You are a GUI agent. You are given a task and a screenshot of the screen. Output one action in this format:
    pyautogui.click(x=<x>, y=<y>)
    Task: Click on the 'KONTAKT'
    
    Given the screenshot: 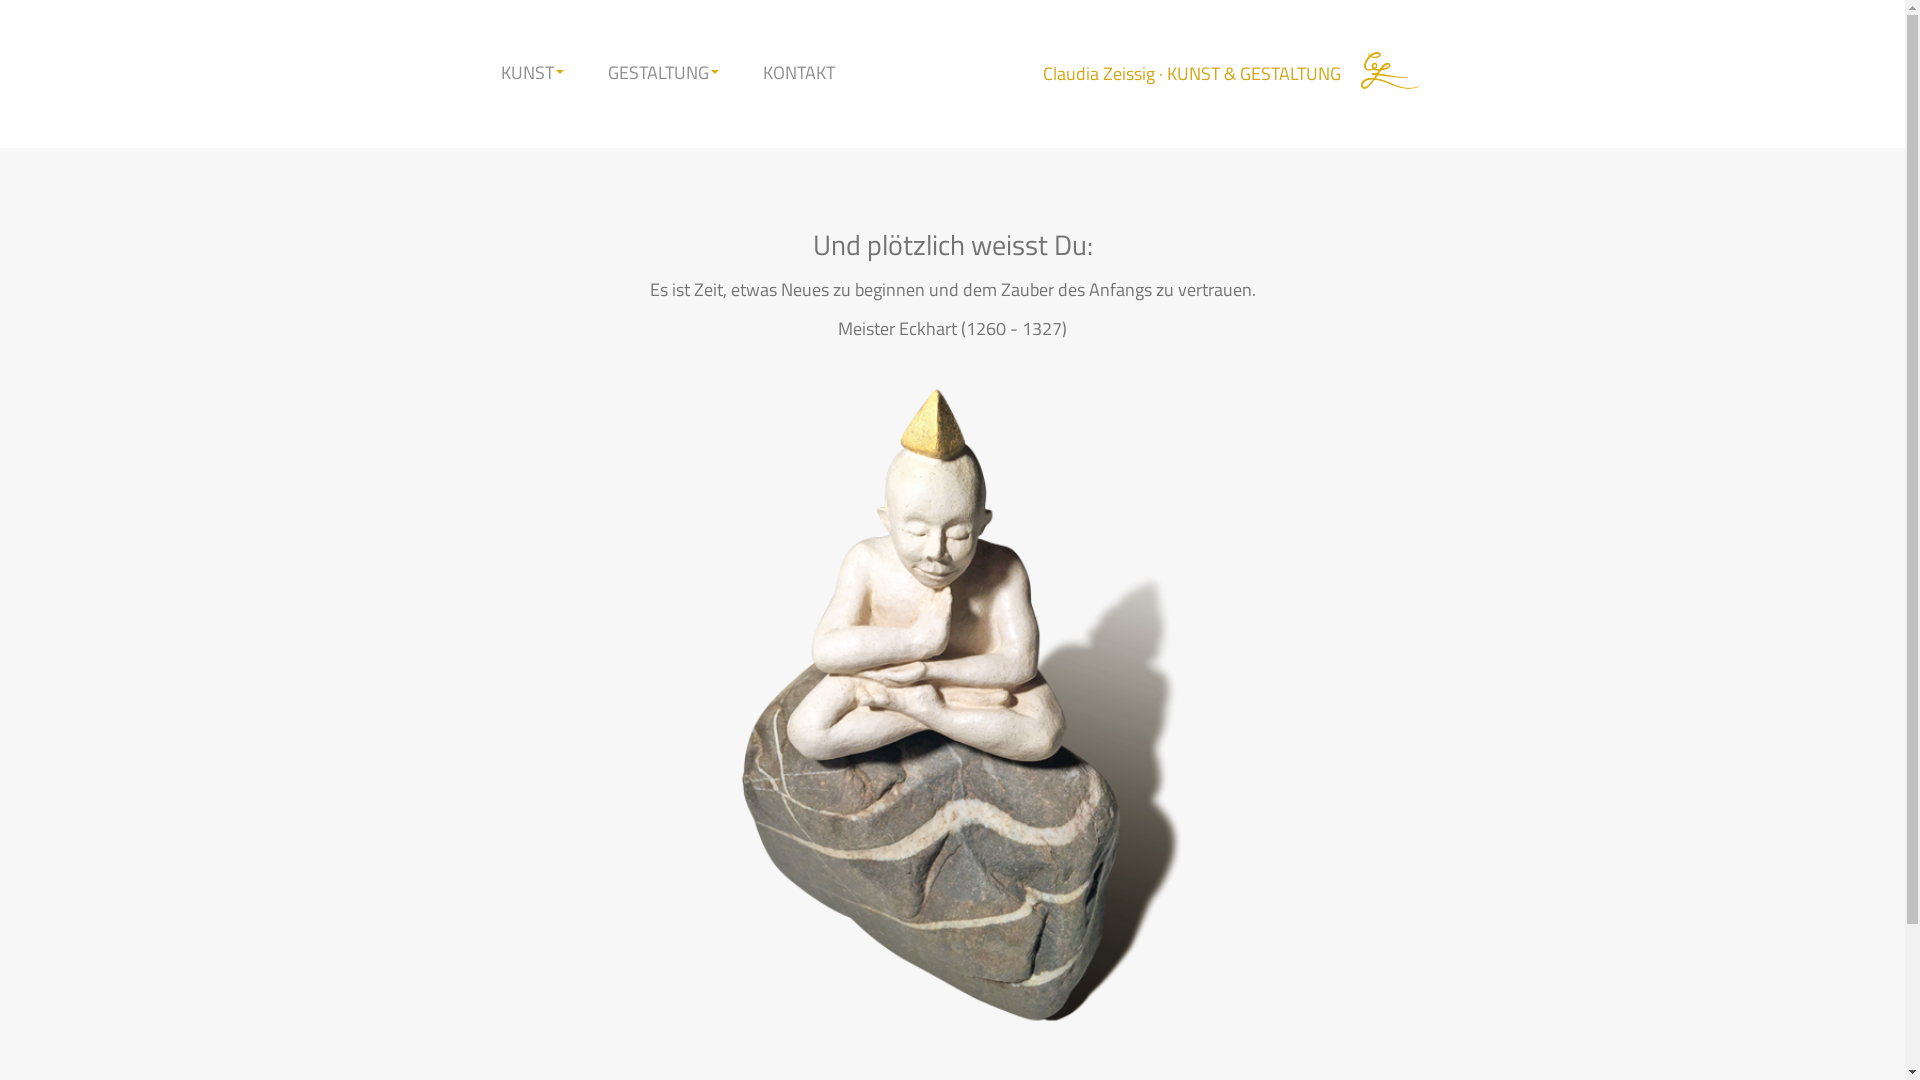 What is the action you would take?
    pyautogui.click(x=797, y=72)
    